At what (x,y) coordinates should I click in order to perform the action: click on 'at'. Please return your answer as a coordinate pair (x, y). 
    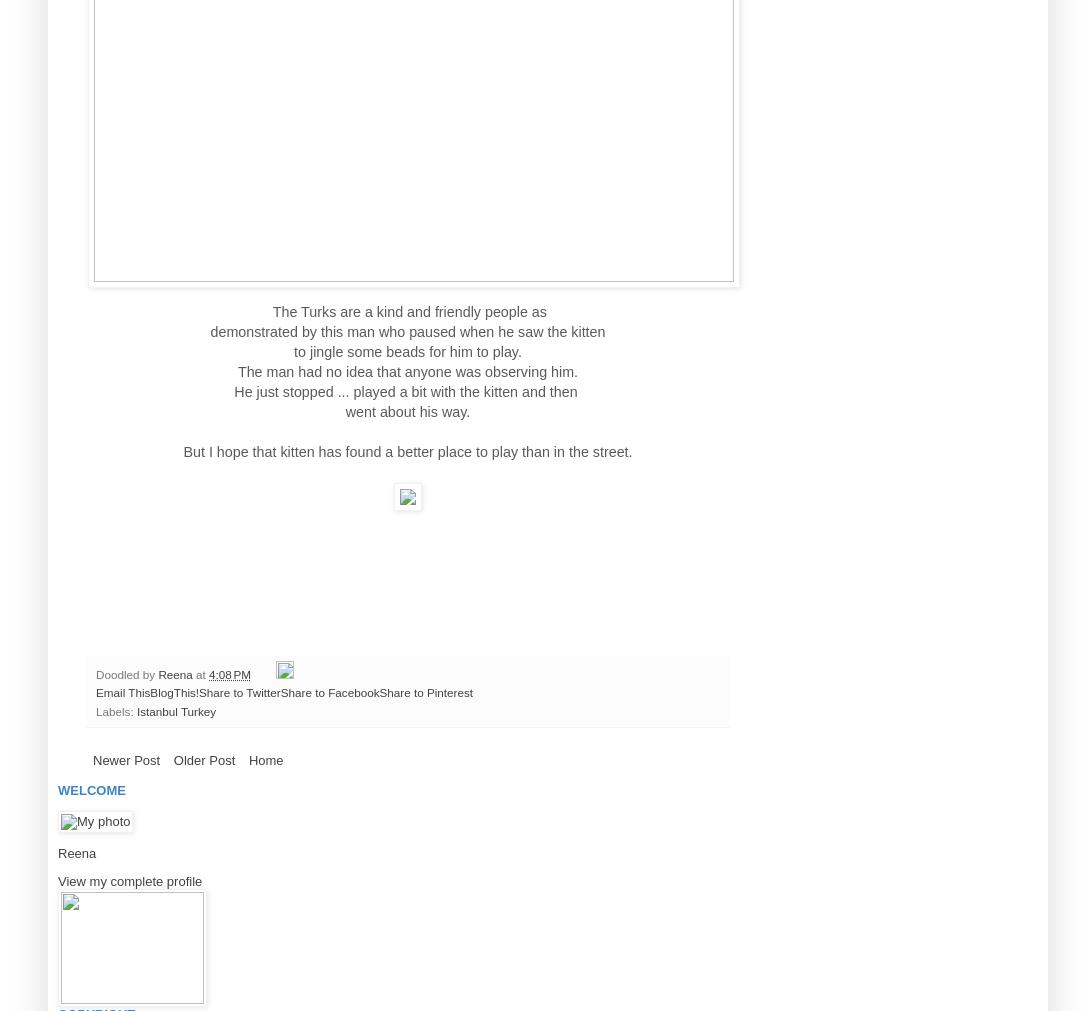
    Looking at the image, I should click on (201, 673).